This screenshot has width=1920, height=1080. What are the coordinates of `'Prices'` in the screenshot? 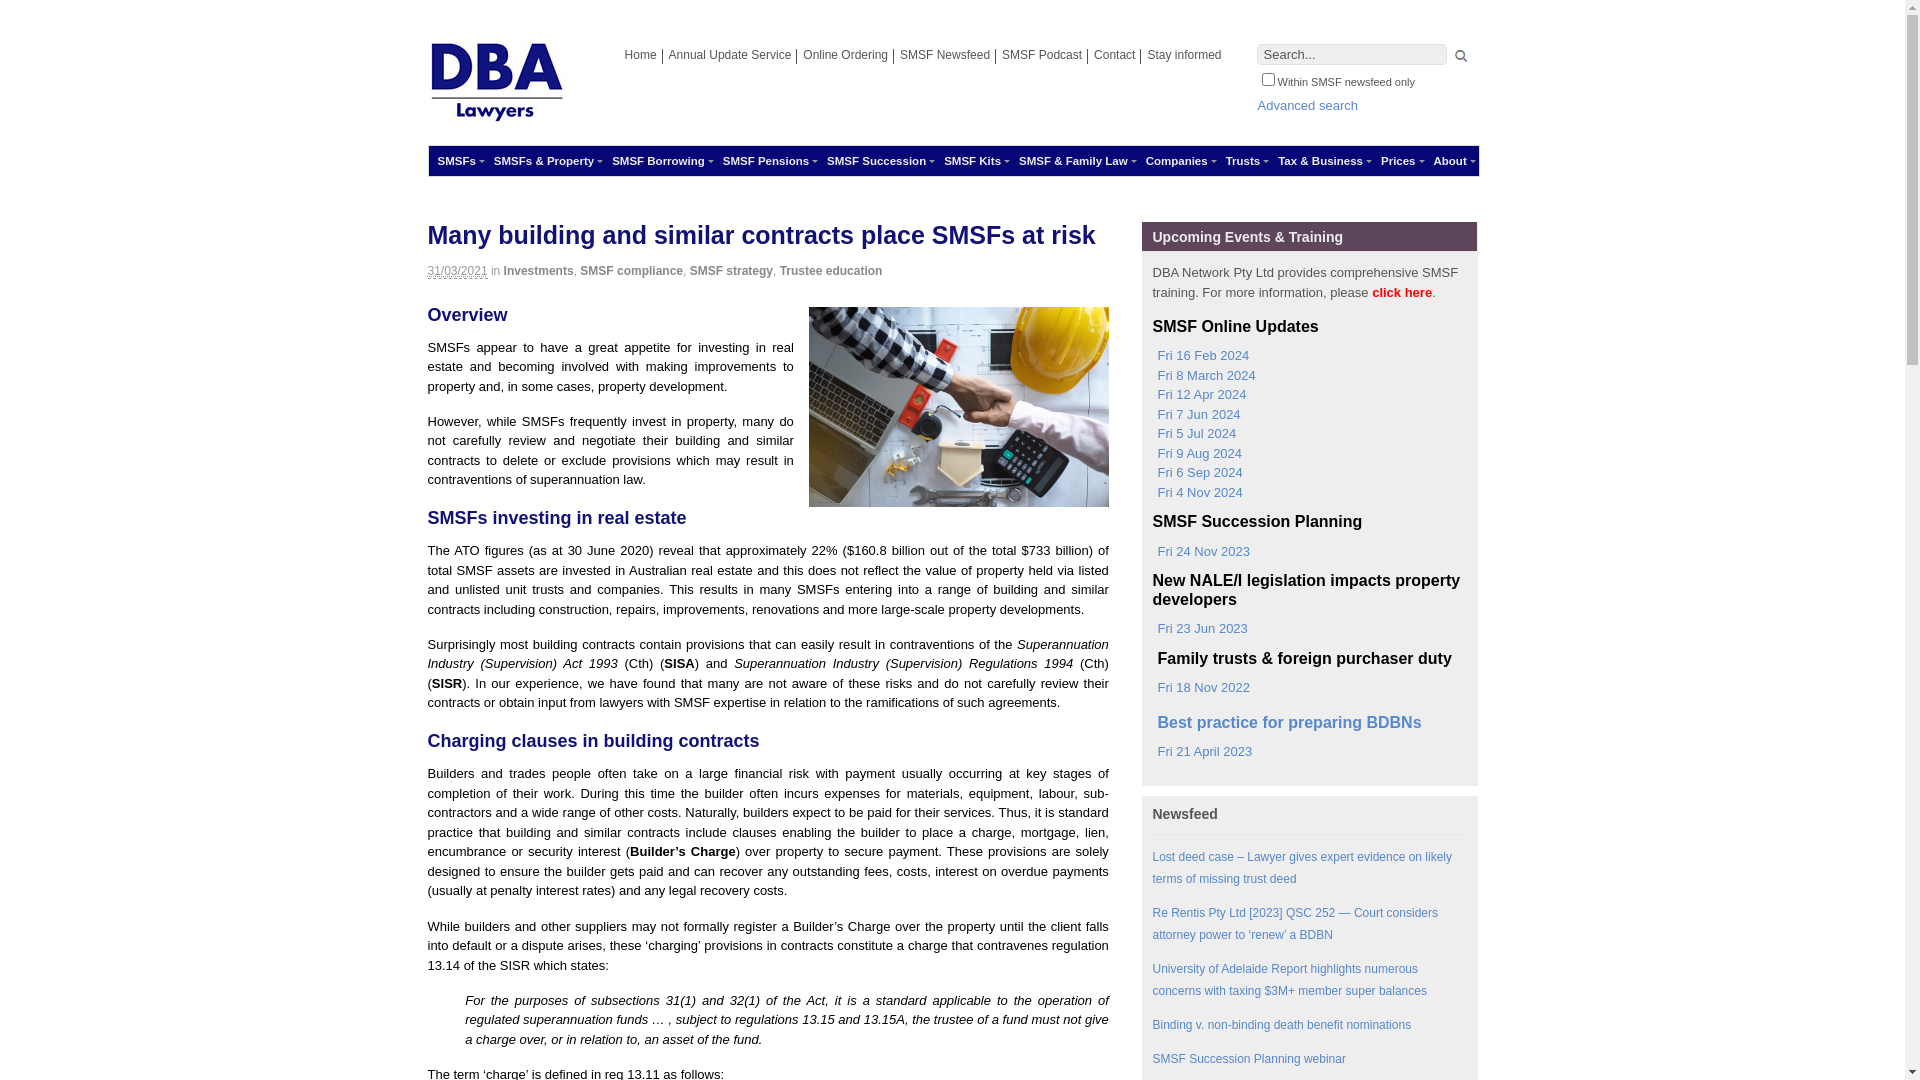 It's located at (1397, 160).